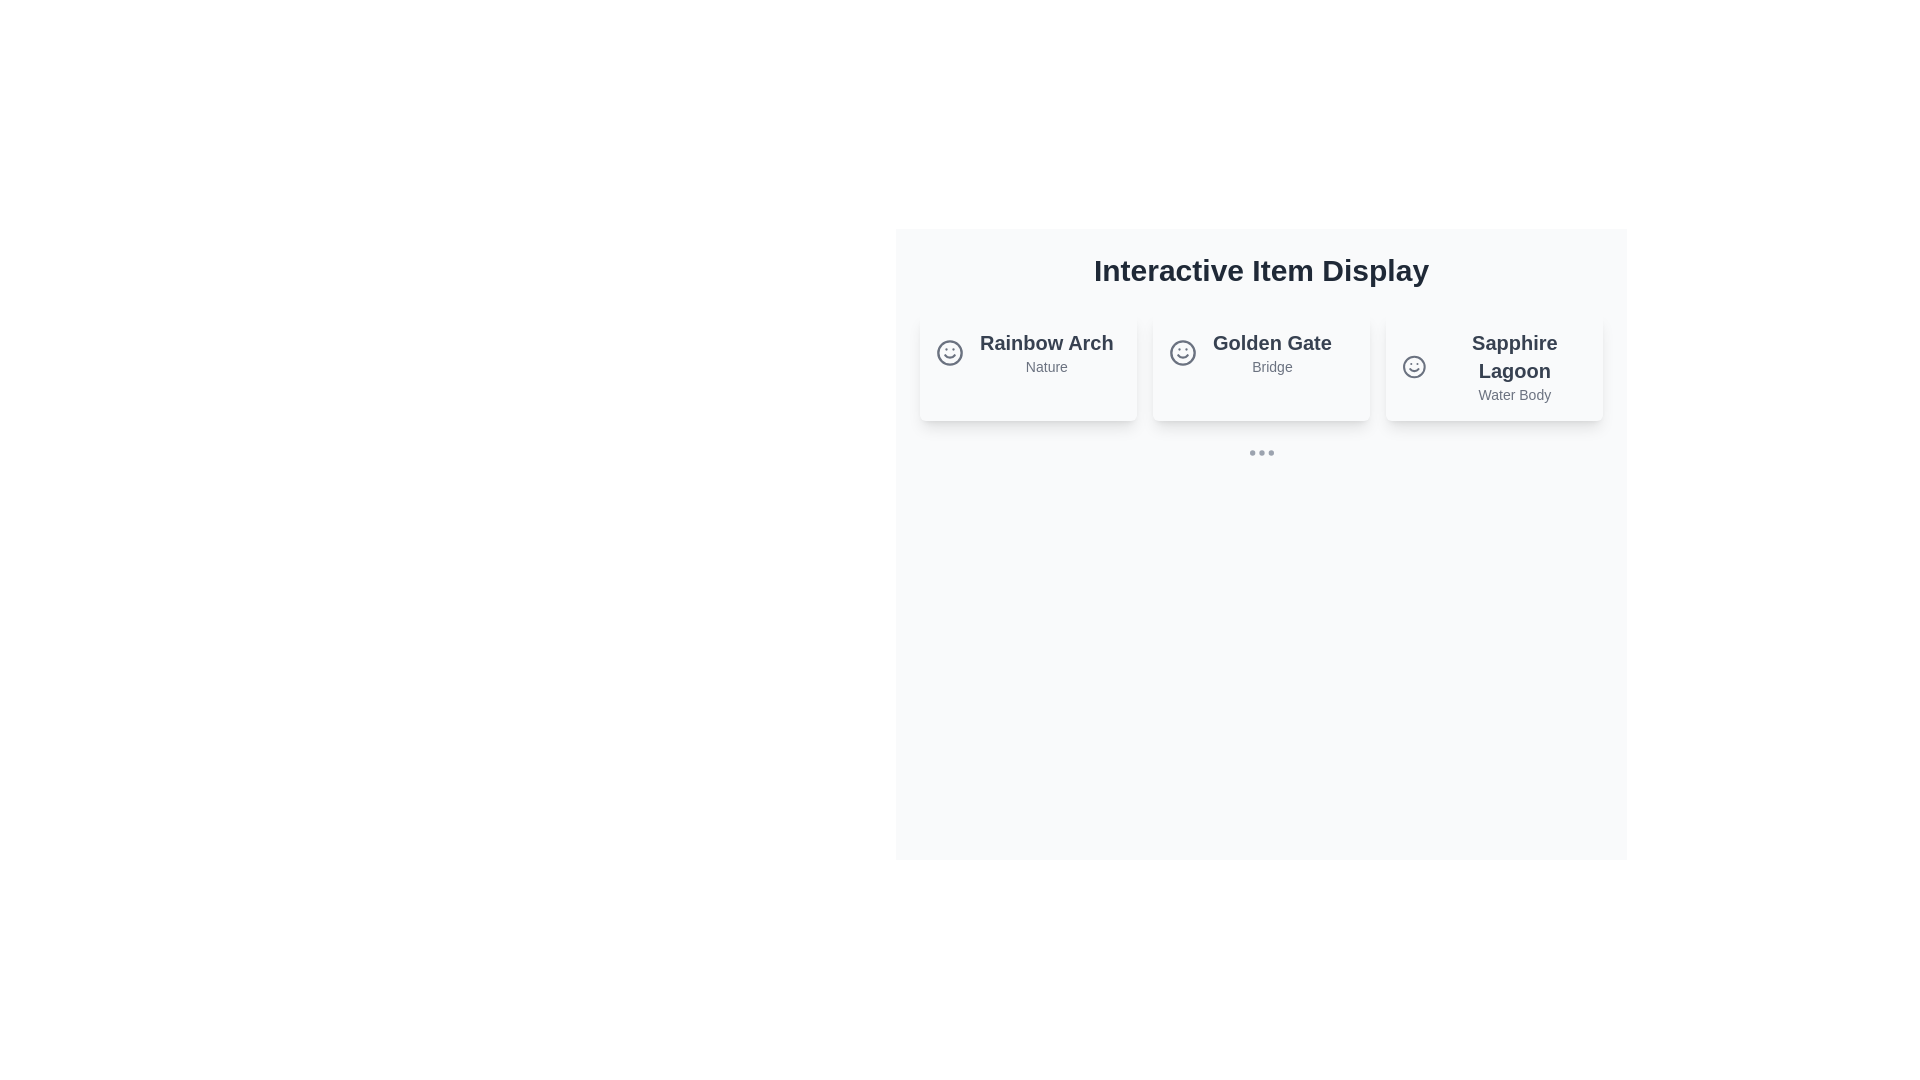  Describe the element at coordinates (1271, 342) in the screenshot. I see `the text label displaying 'Golden Gate' in a bold and large font style, which is part of the second card in a row of three cards` at that location.